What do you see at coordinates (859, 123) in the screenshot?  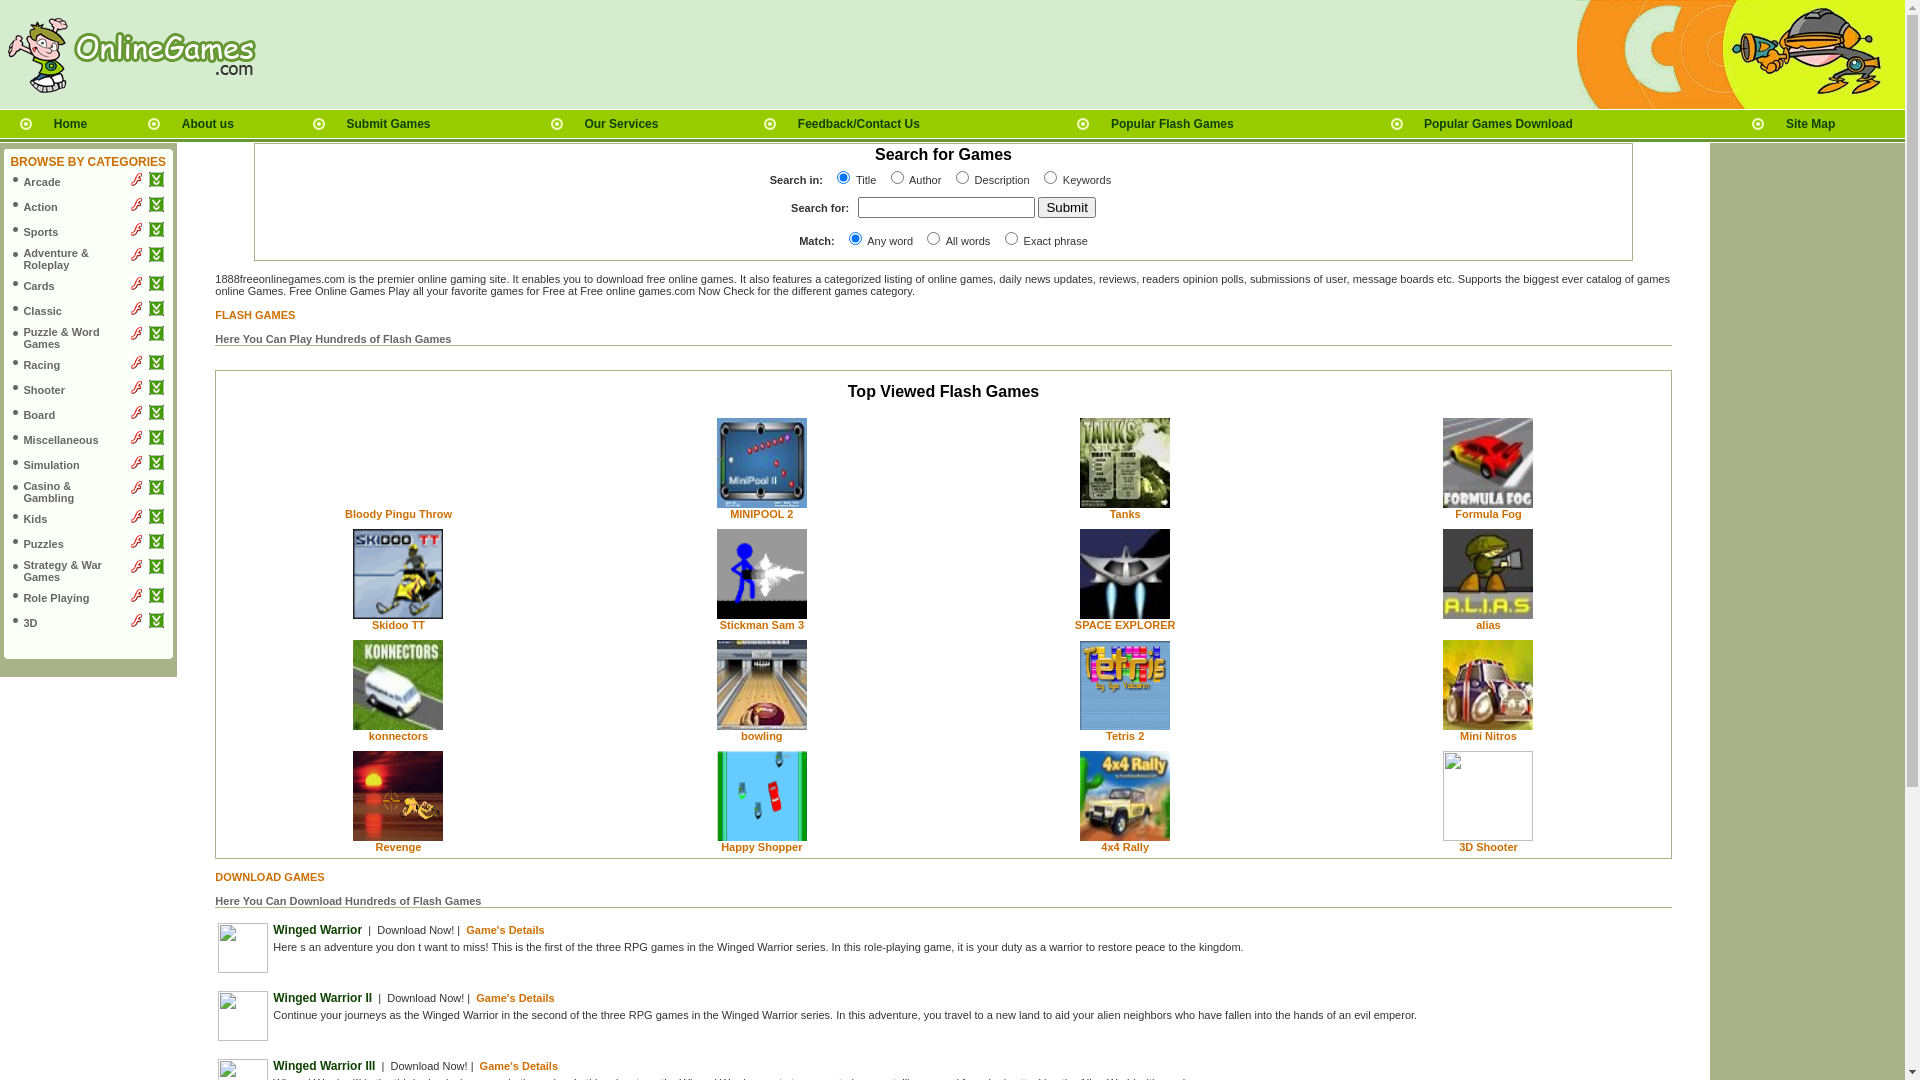 I see `'Feedback/Contact Us'` at bounding box center [859, 123].